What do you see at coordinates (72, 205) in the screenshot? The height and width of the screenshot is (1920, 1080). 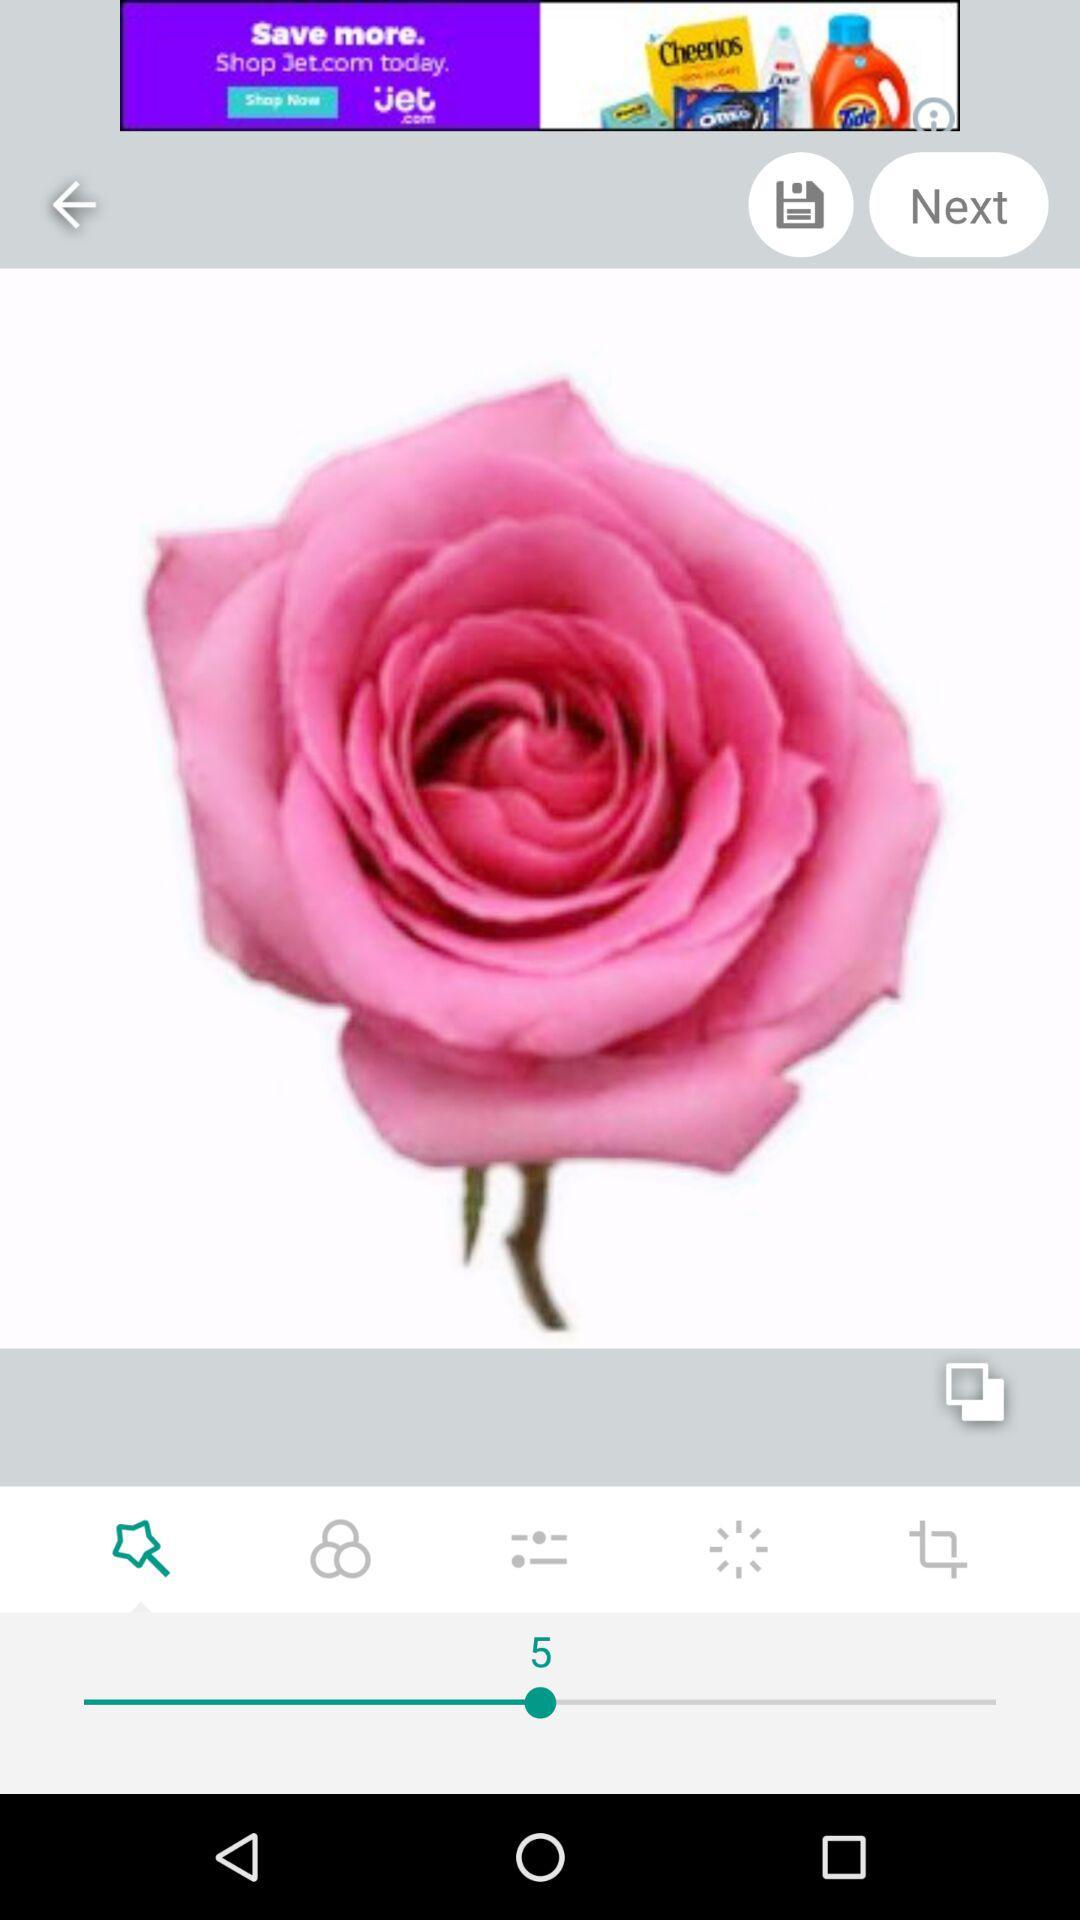 I see `the first button of the page` at bounding box center [72, 205].